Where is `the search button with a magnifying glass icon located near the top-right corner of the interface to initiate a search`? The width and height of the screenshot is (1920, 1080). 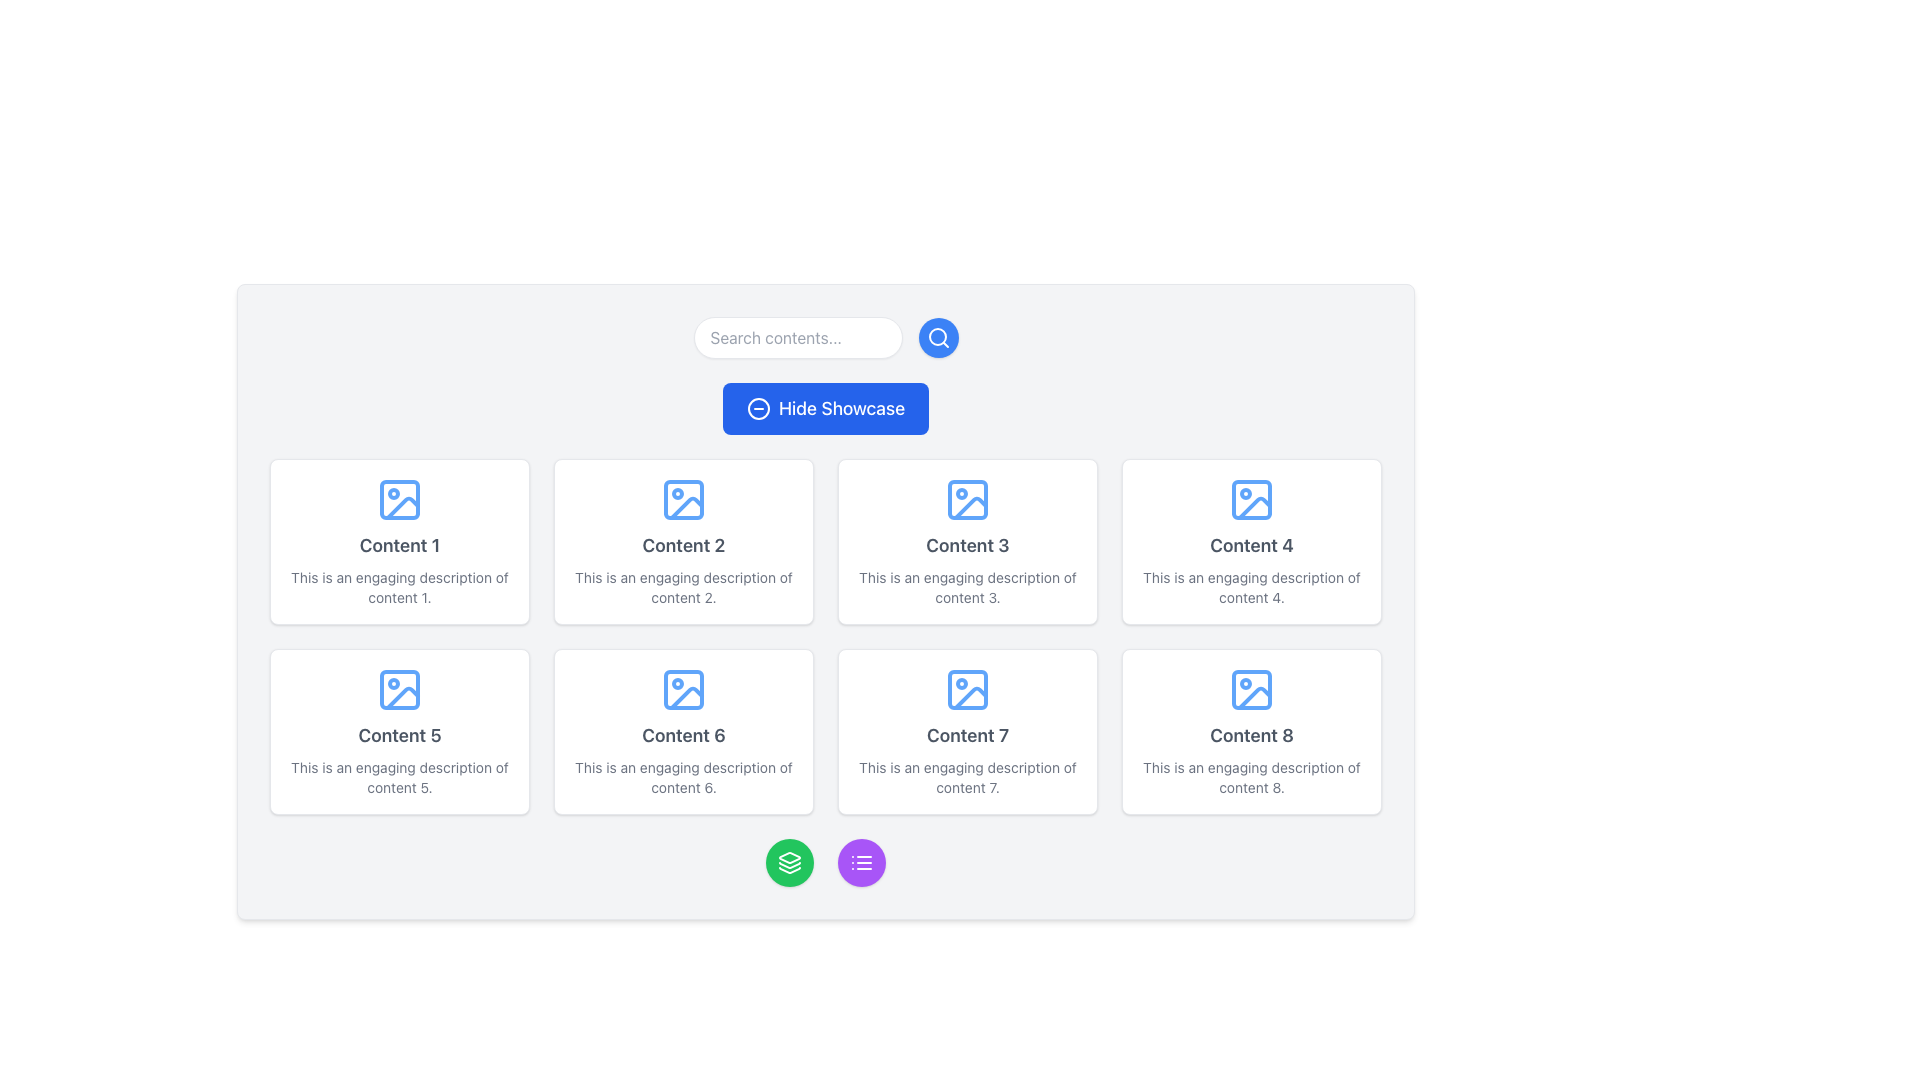 the search button with a magnifying glass icon located near the top-right corner of the interface to initiate a search is located at coordinates (937, 337).